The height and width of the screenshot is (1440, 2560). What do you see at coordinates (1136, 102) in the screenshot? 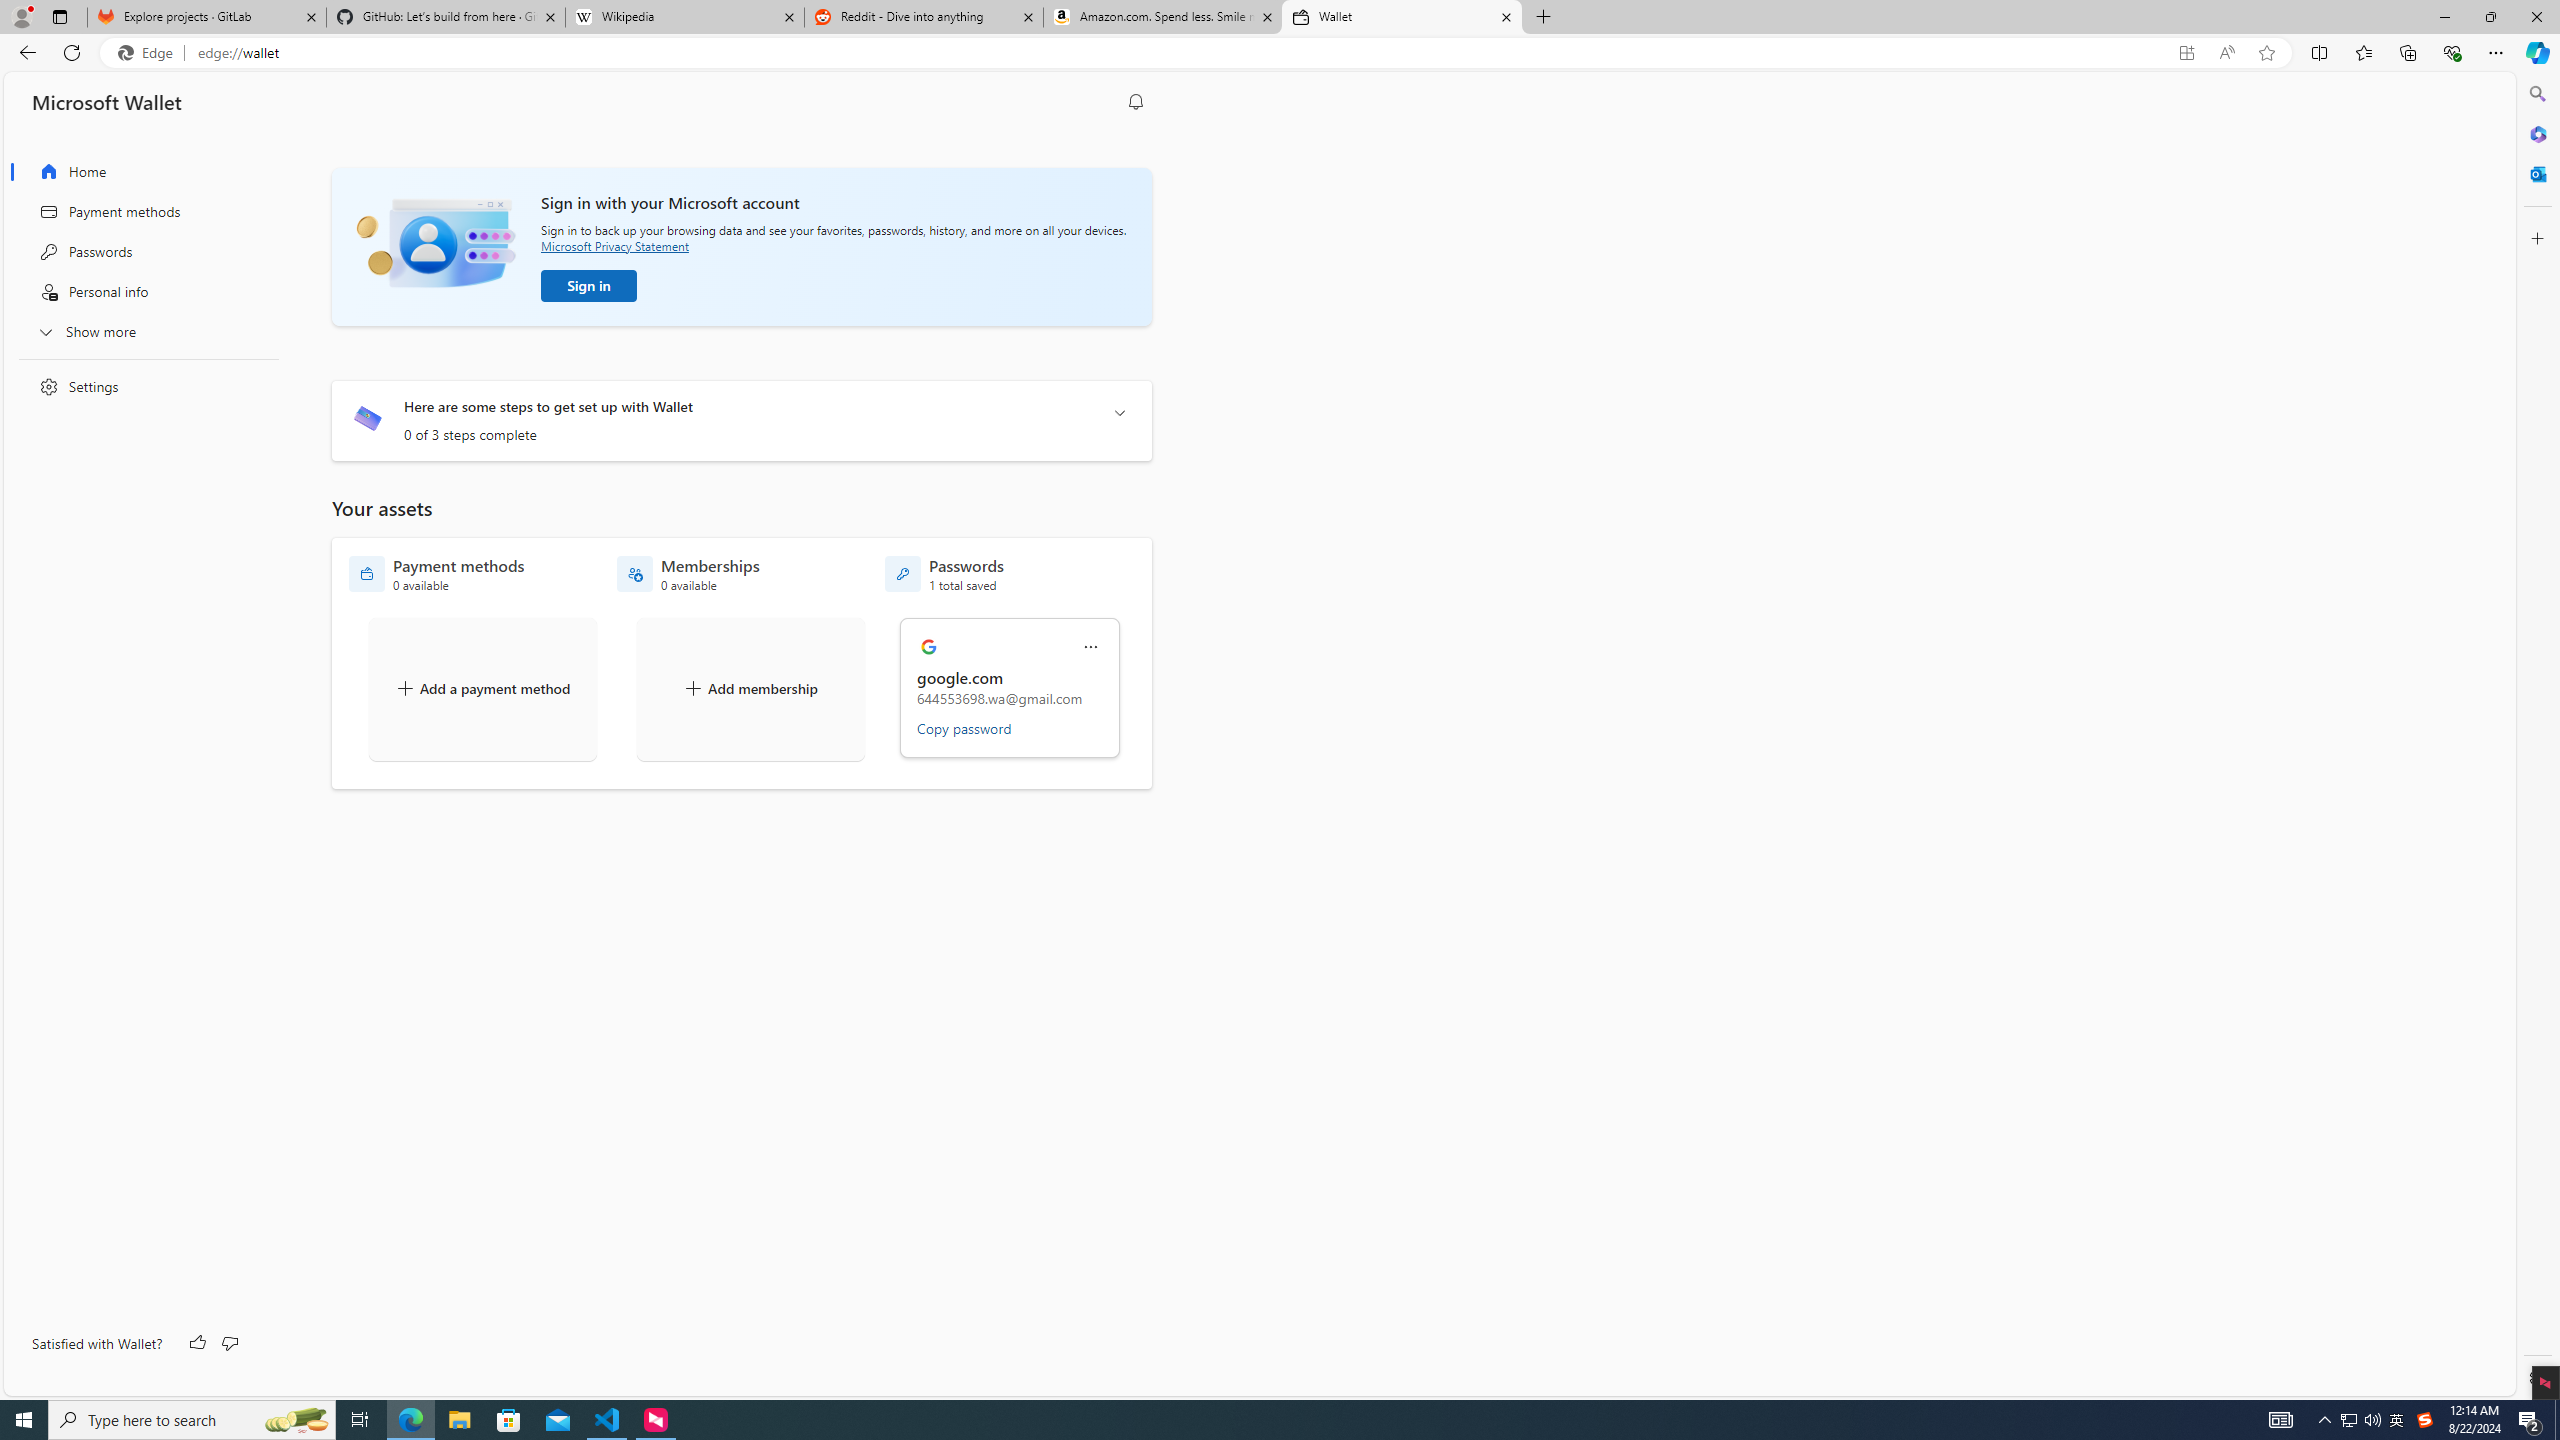
I see `'Notification'` at bounding box center [1136, 102].